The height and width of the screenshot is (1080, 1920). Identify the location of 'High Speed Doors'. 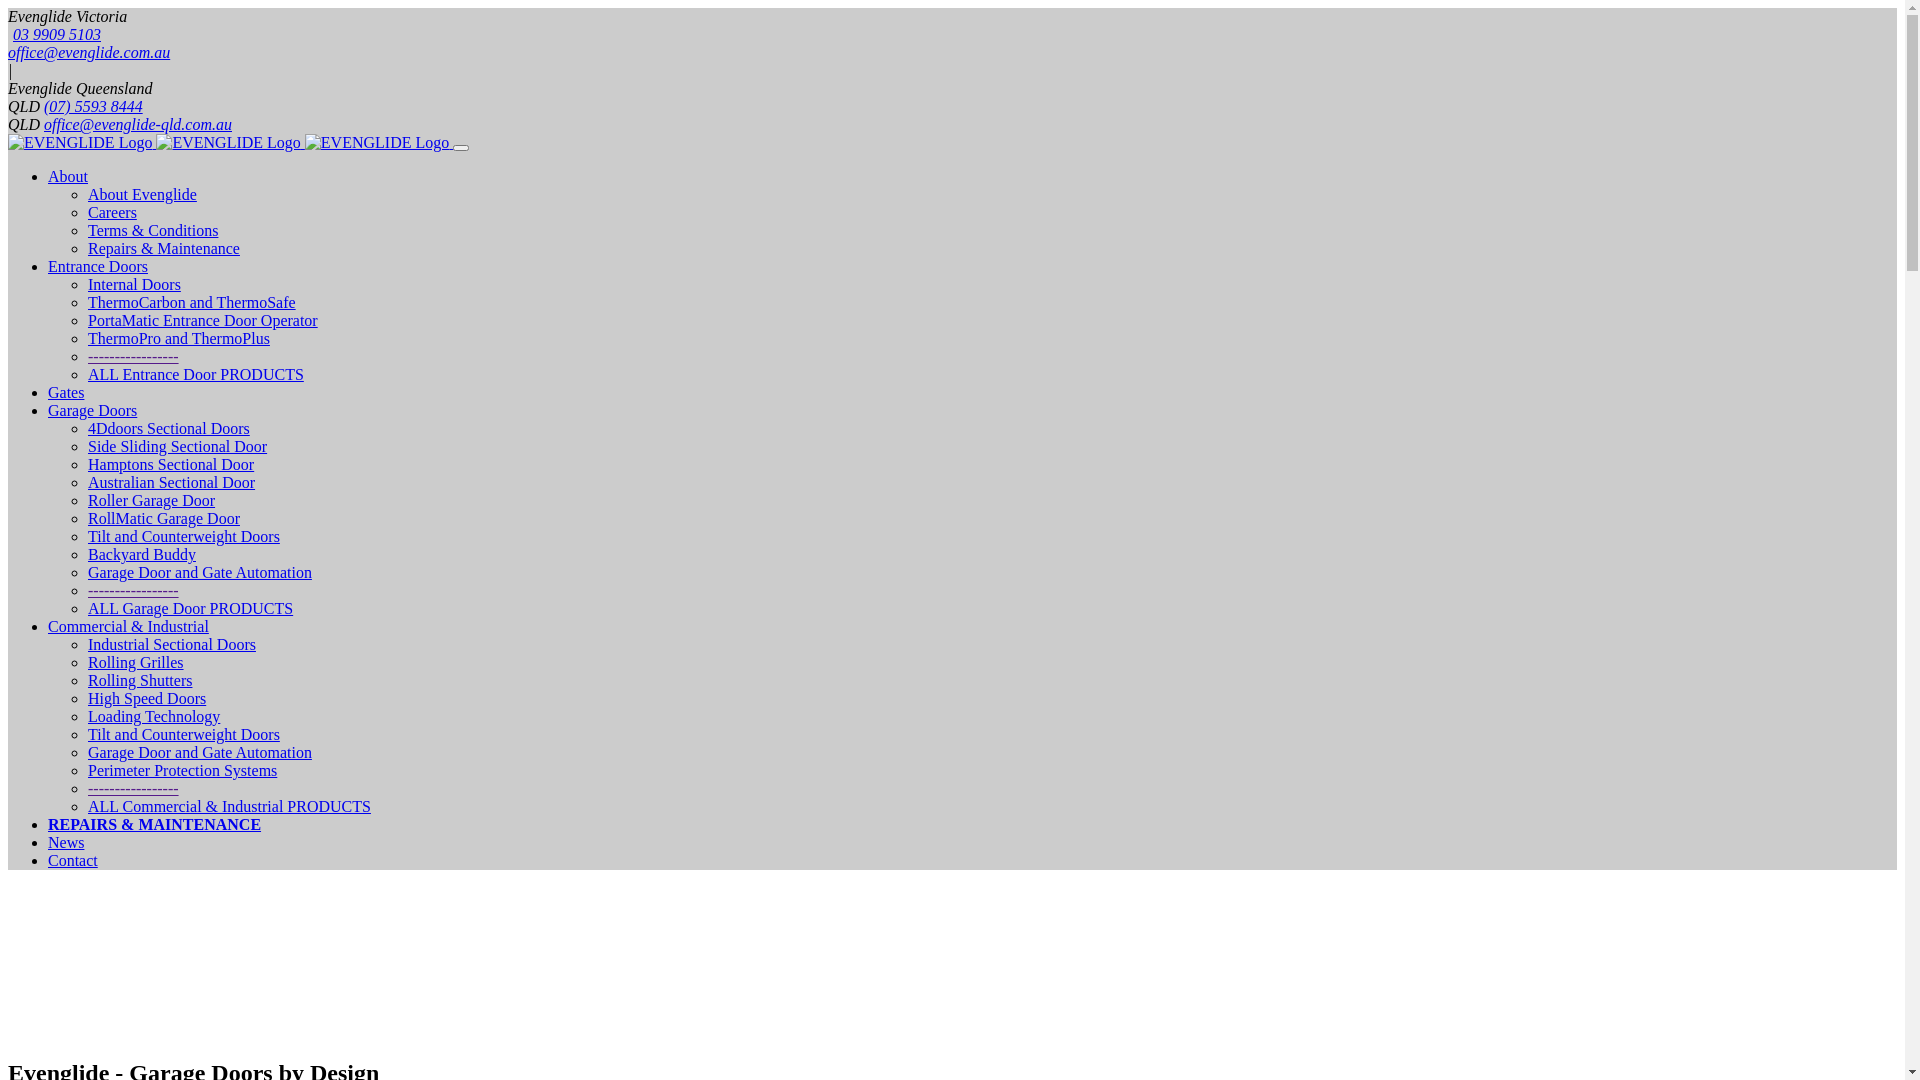
(146, 697).